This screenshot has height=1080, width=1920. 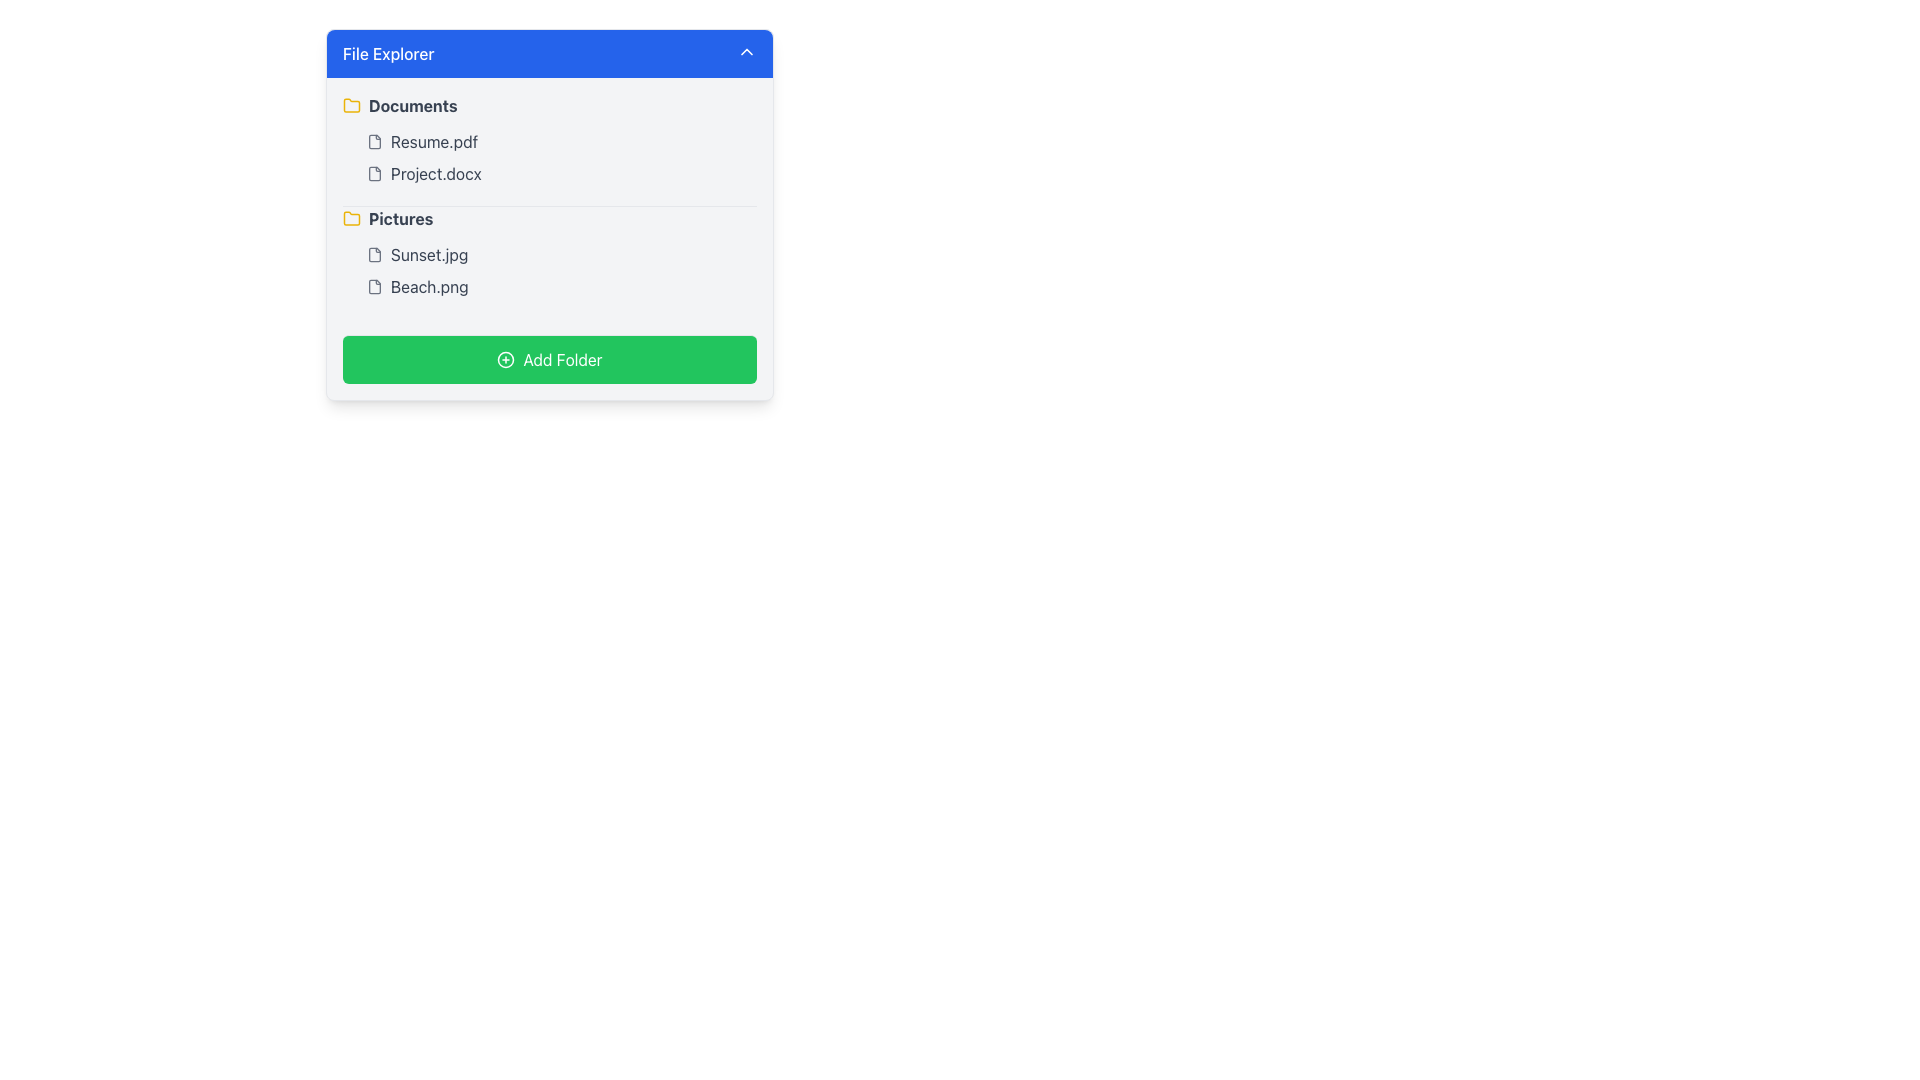 I want to click on the folder icon styled in light yellow, located in the 'Pictures' section of the file explorer, to the left of the text 'Pictures.', so click(x=351, y=218).